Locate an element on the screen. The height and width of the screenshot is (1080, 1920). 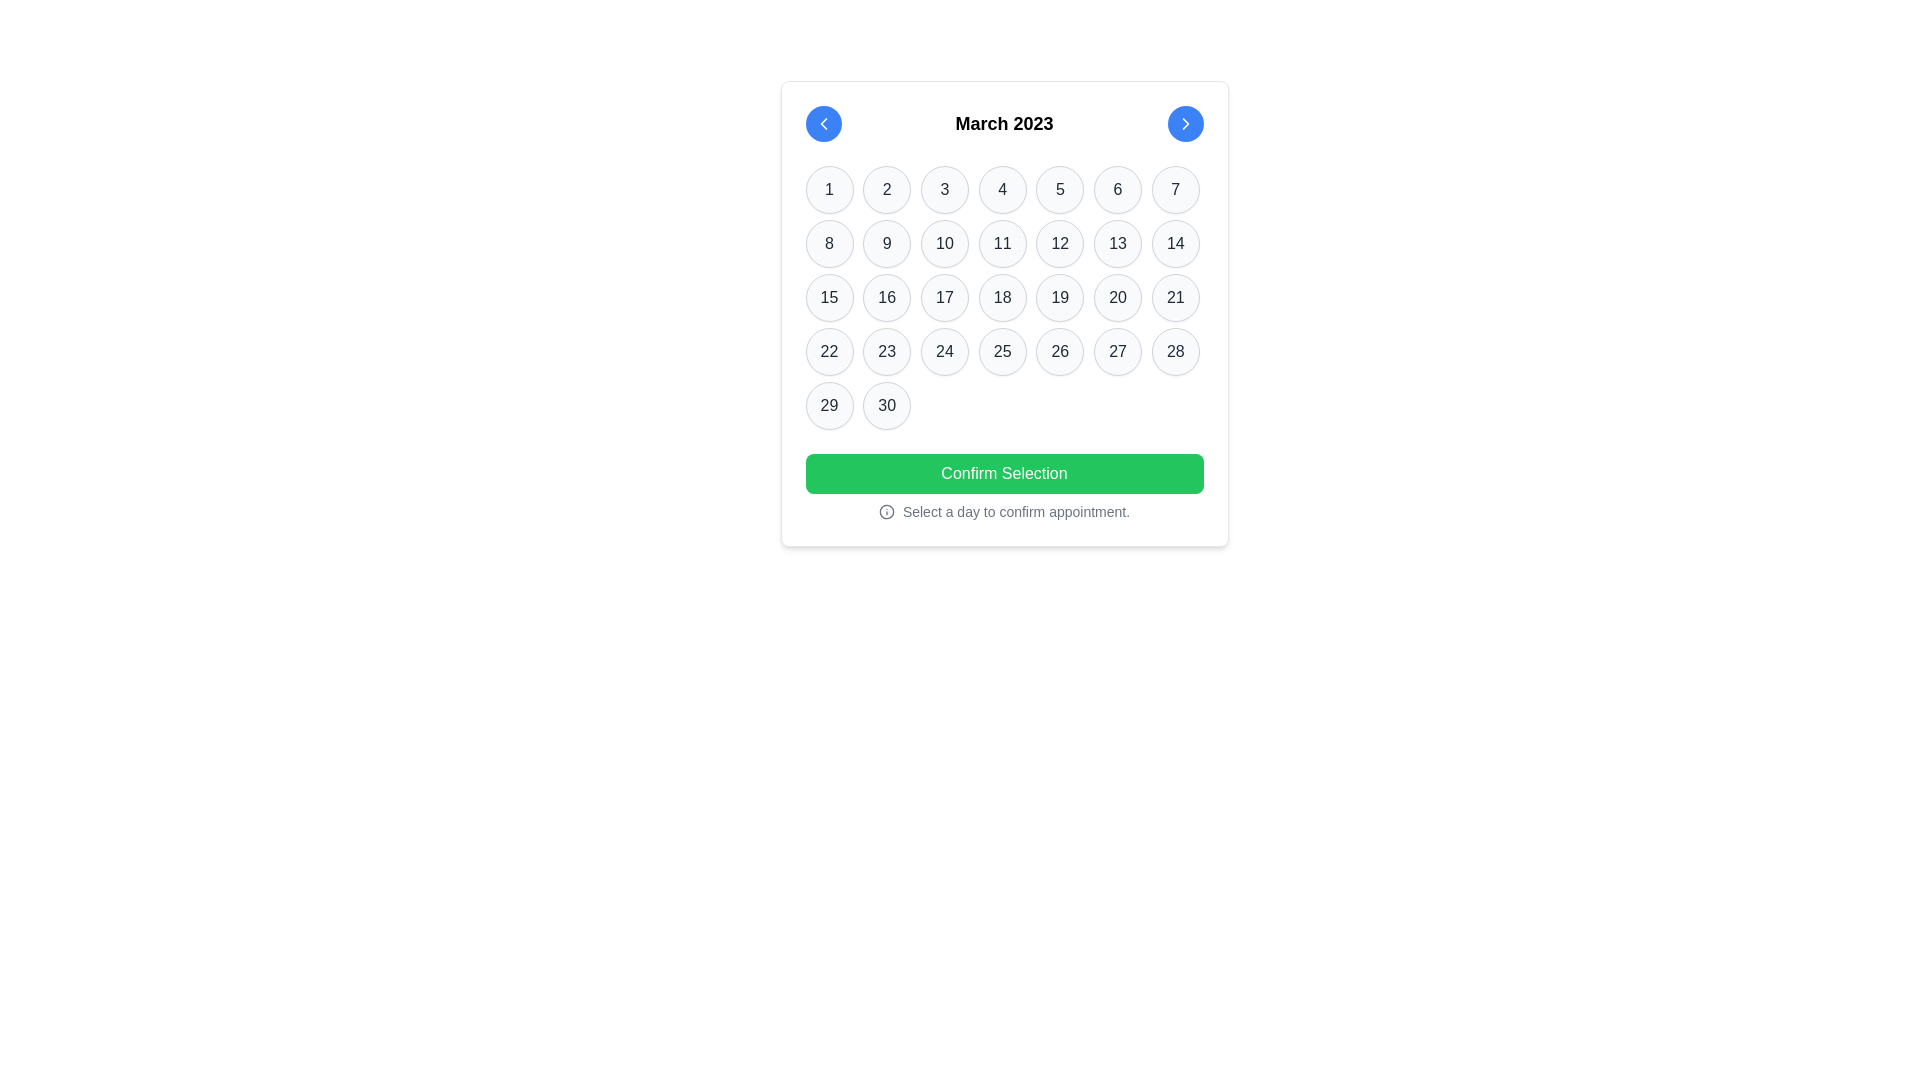
the circular button with a white background and the number '4' centered in dark gray is located at coordinates (1002, 189).